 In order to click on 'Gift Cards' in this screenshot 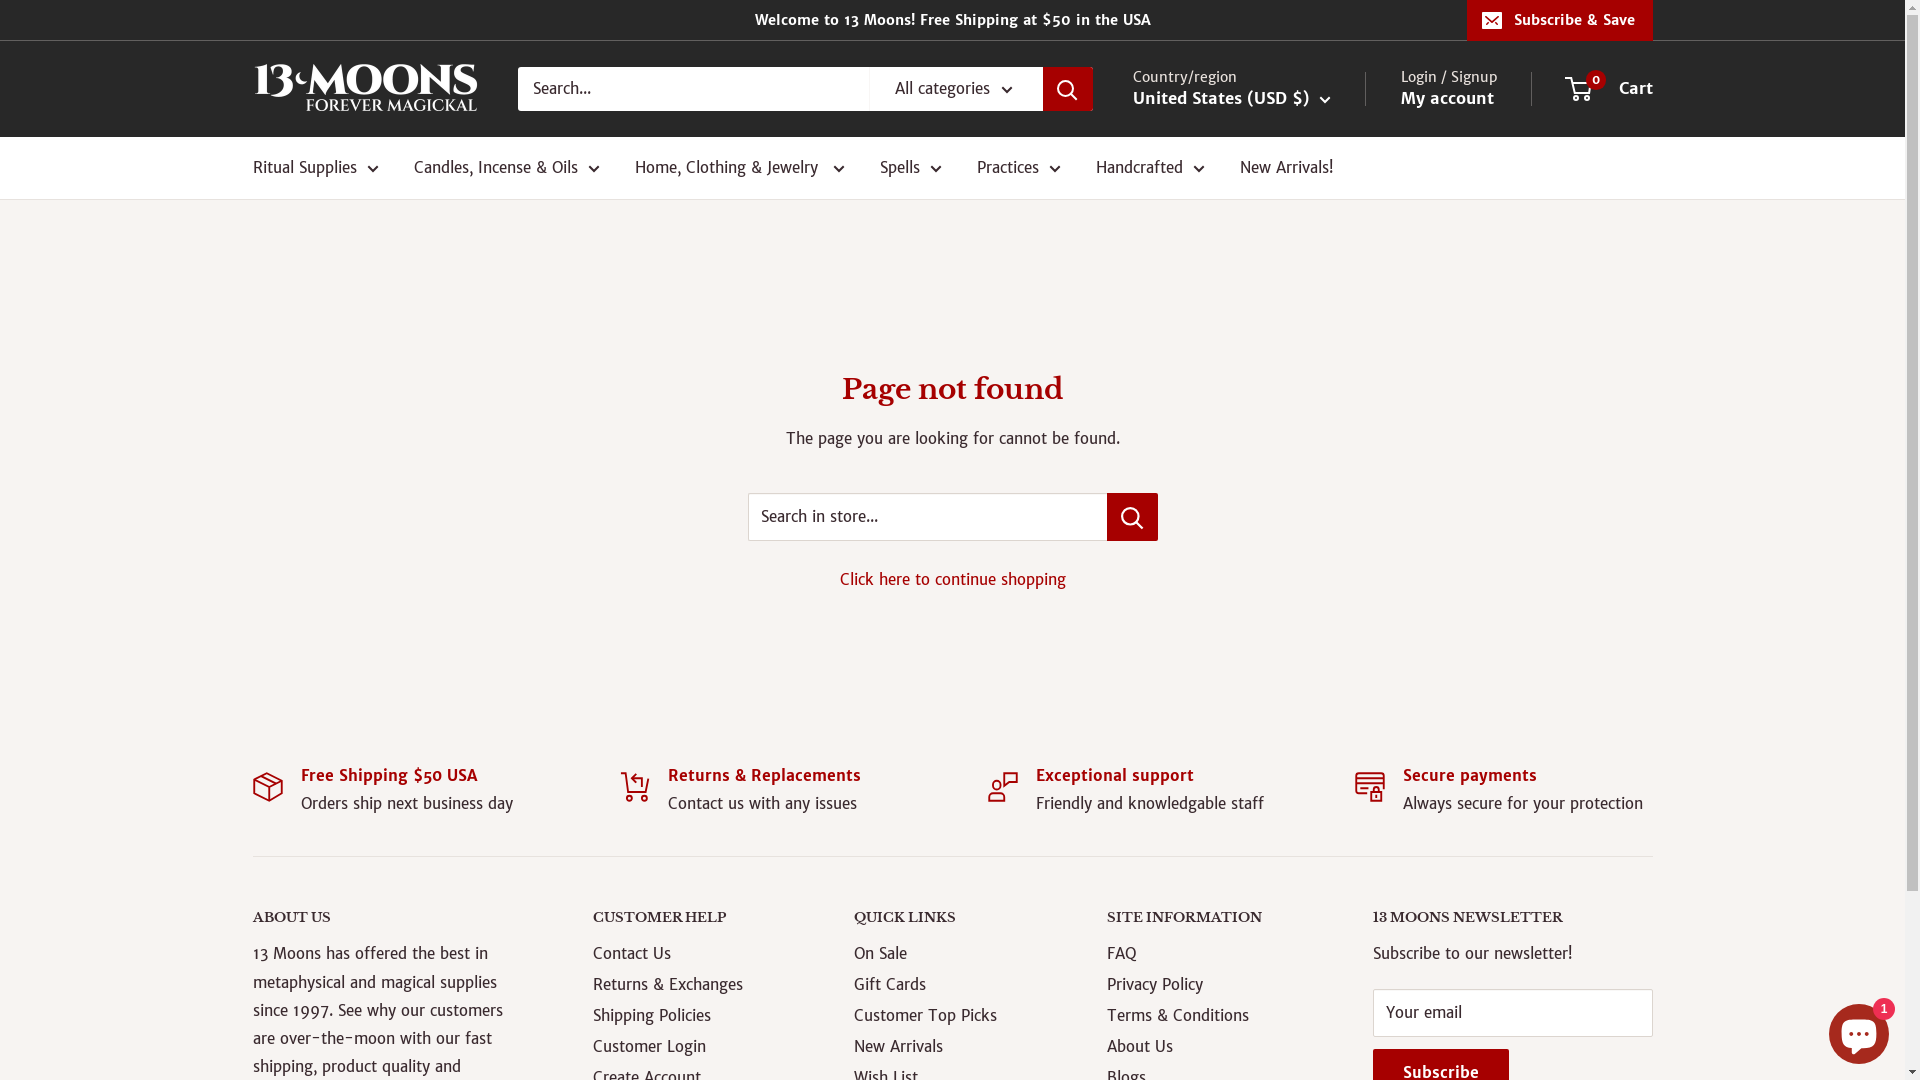, I will do `click(854, 983)`.